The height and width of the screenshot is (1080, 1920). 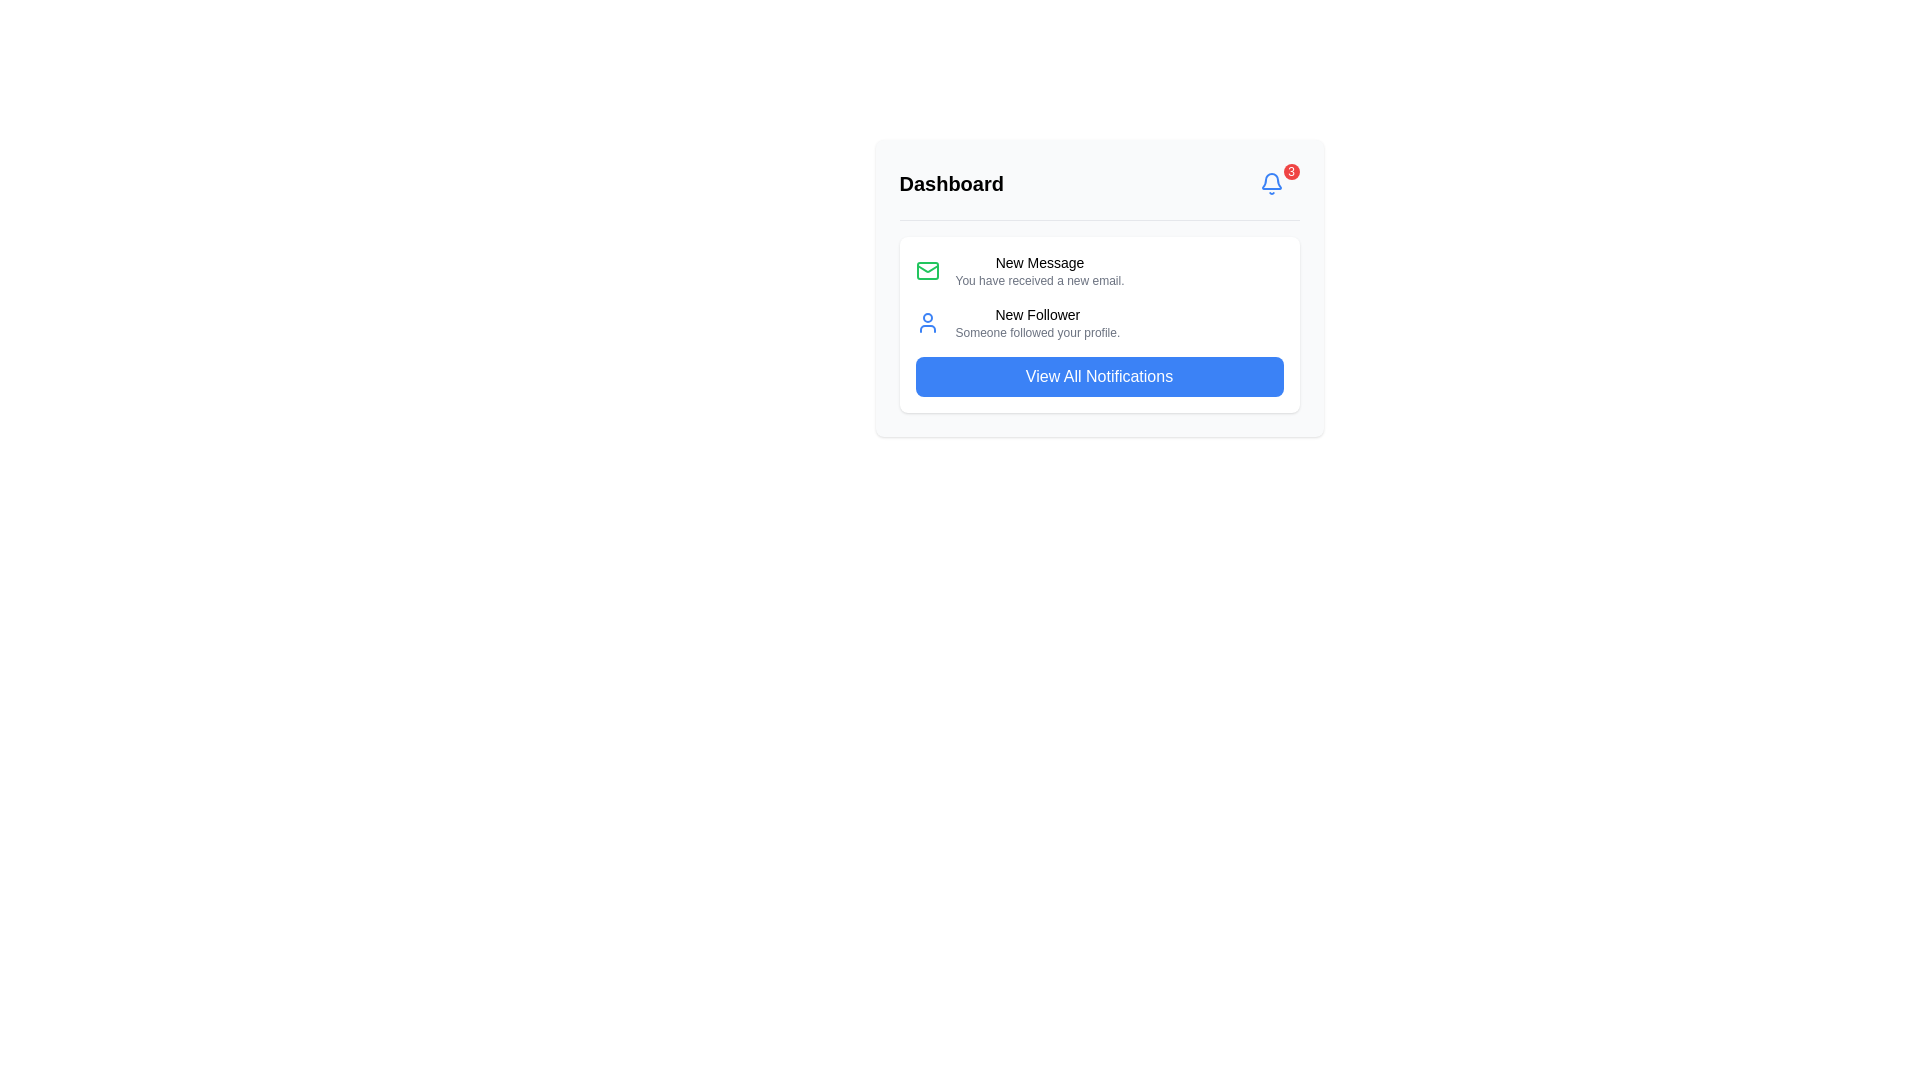 I want to click on the displayed text of the notification title above the description text that reads 'You have received a new email.', so click(x=1040, y=261).